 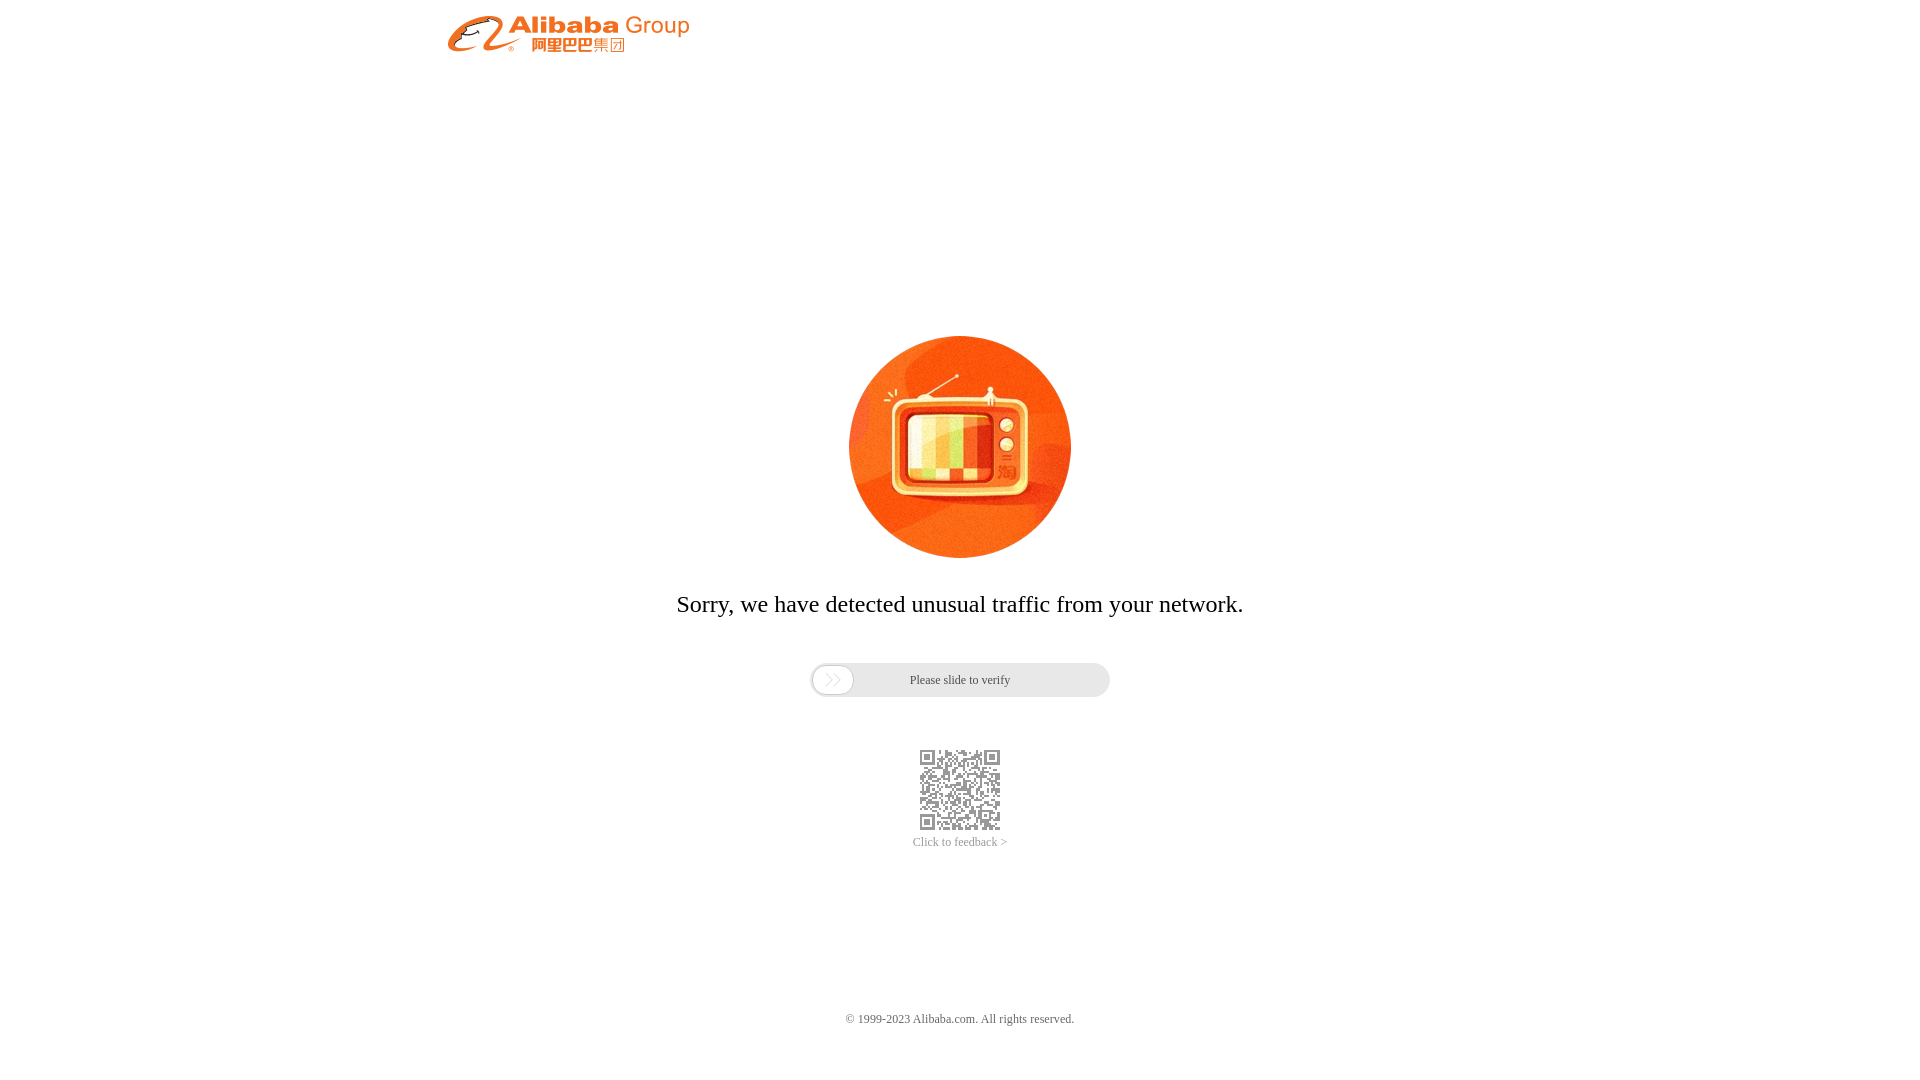 I want to click on 'Click to feedback >', so click(x=911, y=842).